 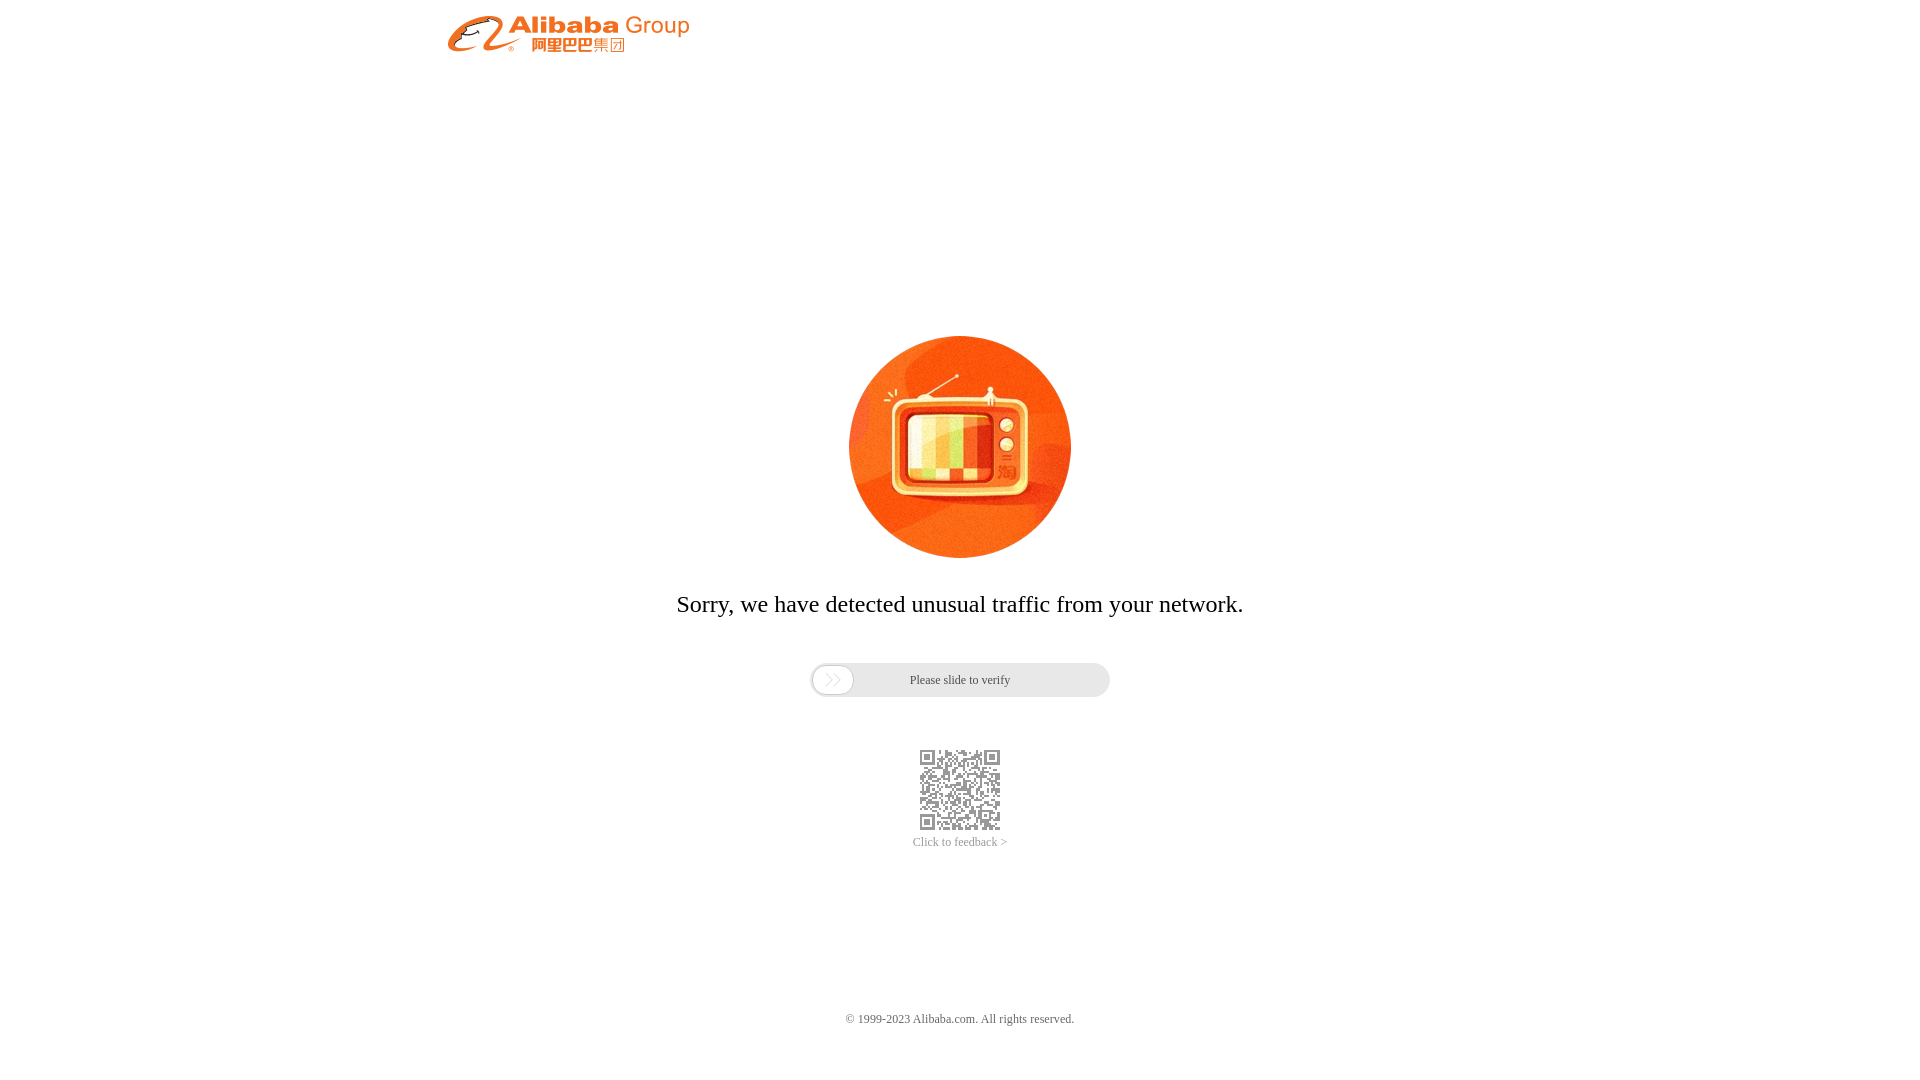 I want to click on 'Click to feedback >', so click(x=911, y=842).